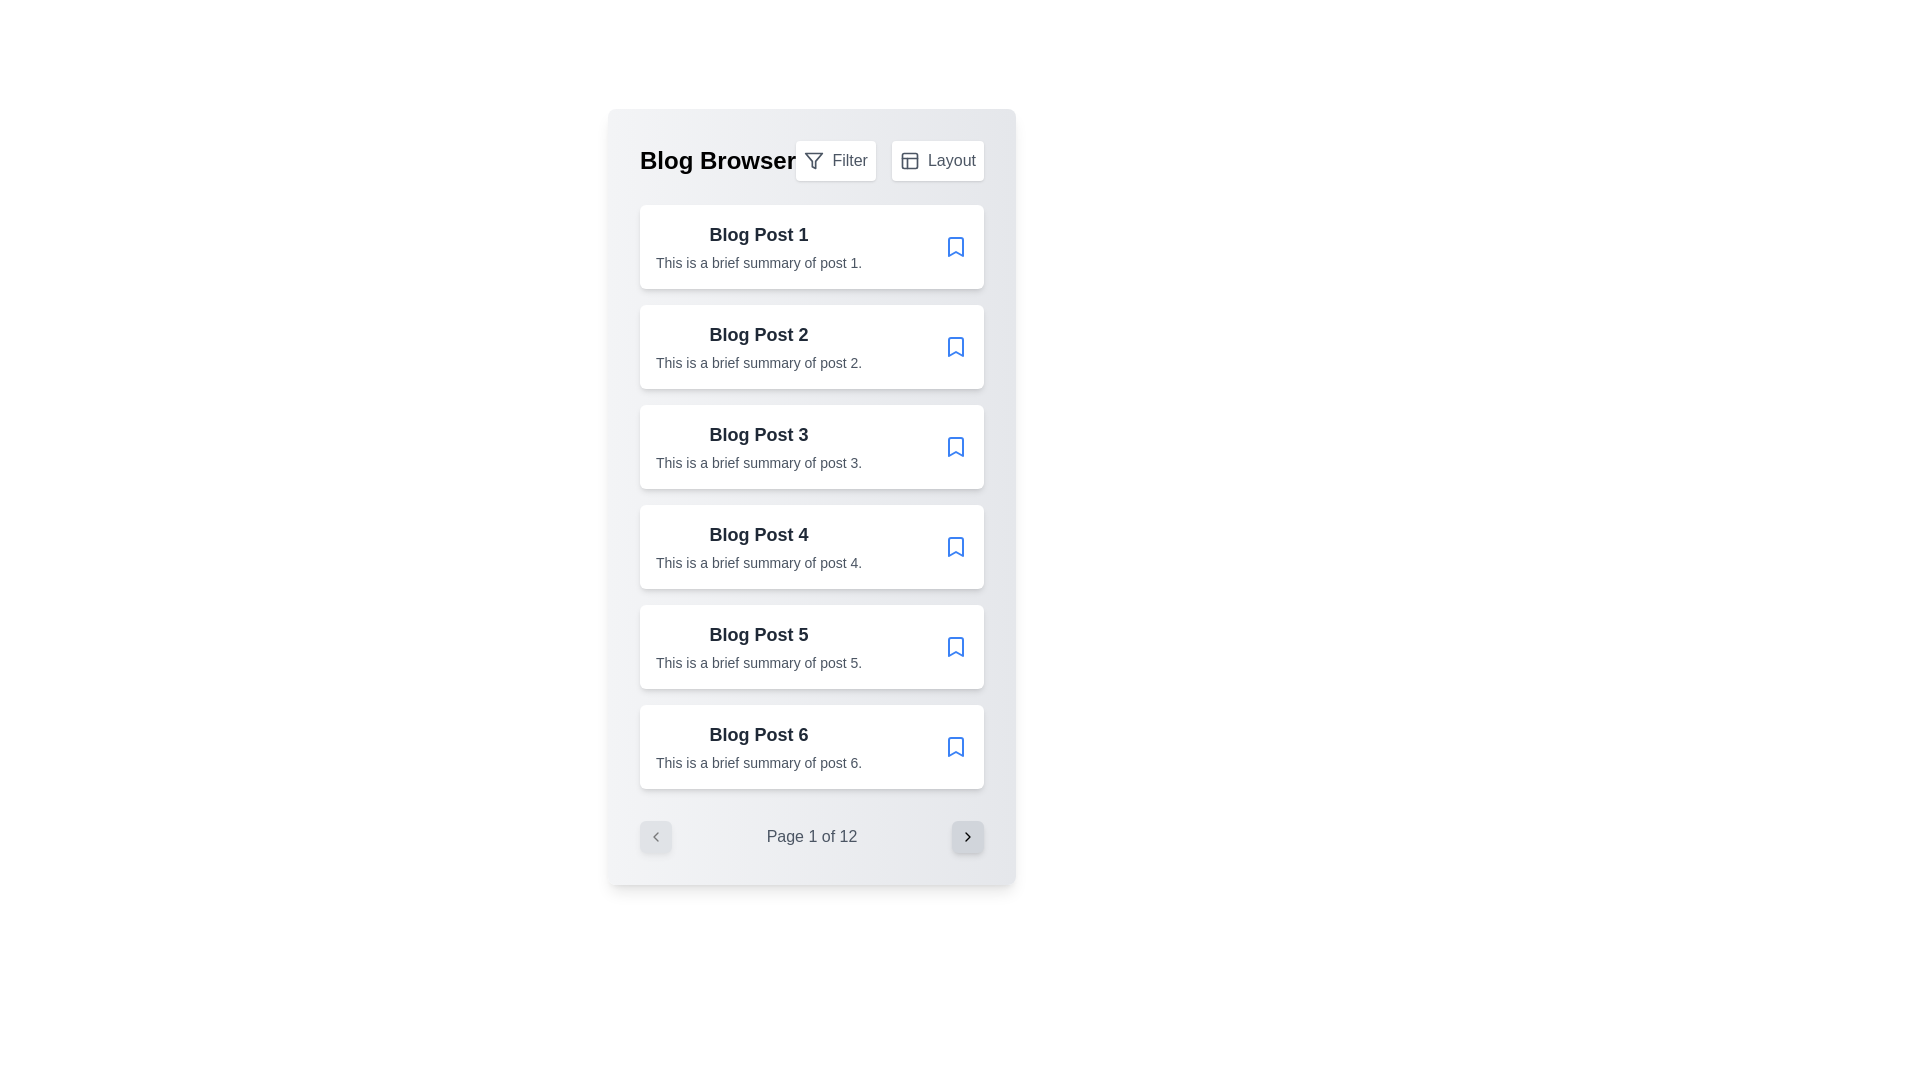  I want to click on the text element containing 'This is a brief summary of post 4.' which is styled in smaller gray text located below the title 'Blog Post 4', so click(758, 563).